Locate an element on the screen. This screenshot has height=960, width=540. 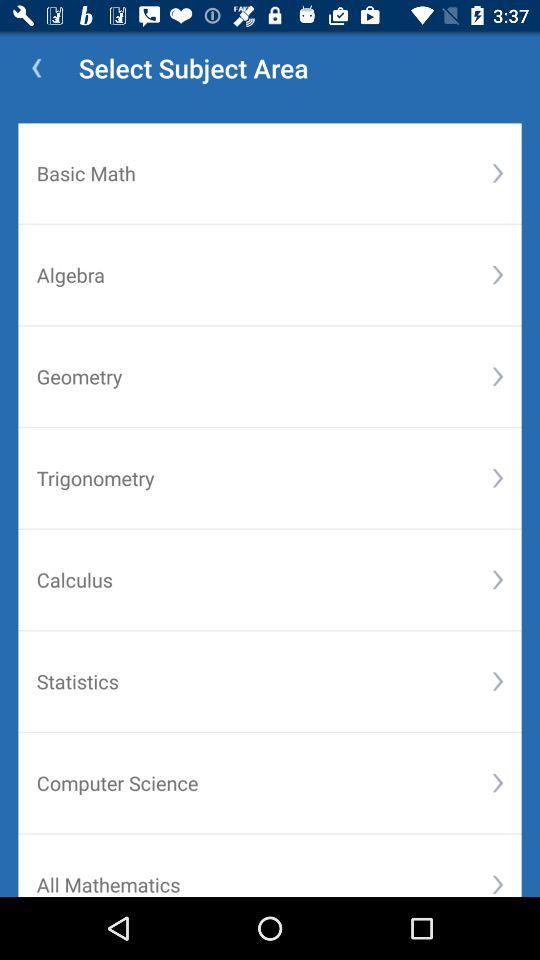
the computer science item is located at coordinates (264, 783).